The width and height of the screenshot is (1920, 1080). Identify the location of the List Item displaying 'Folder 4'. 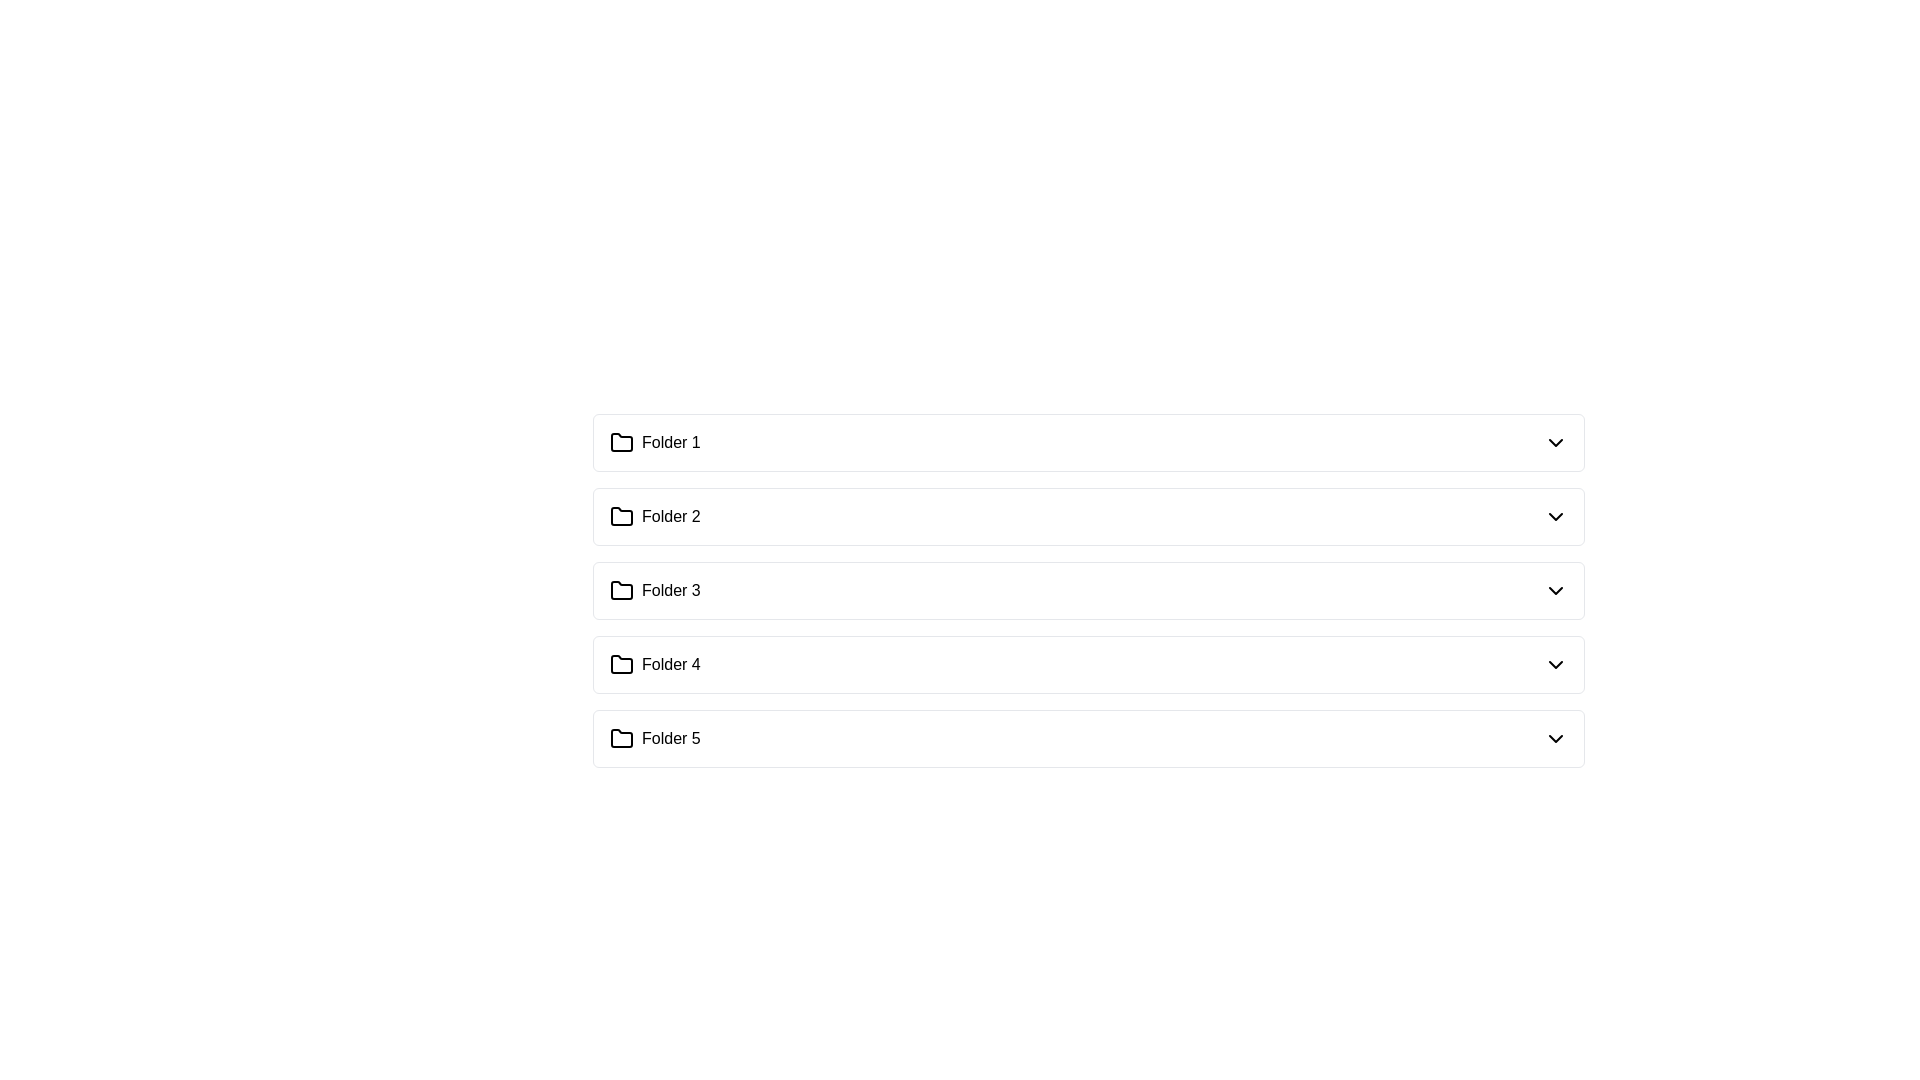
(1088, 664).